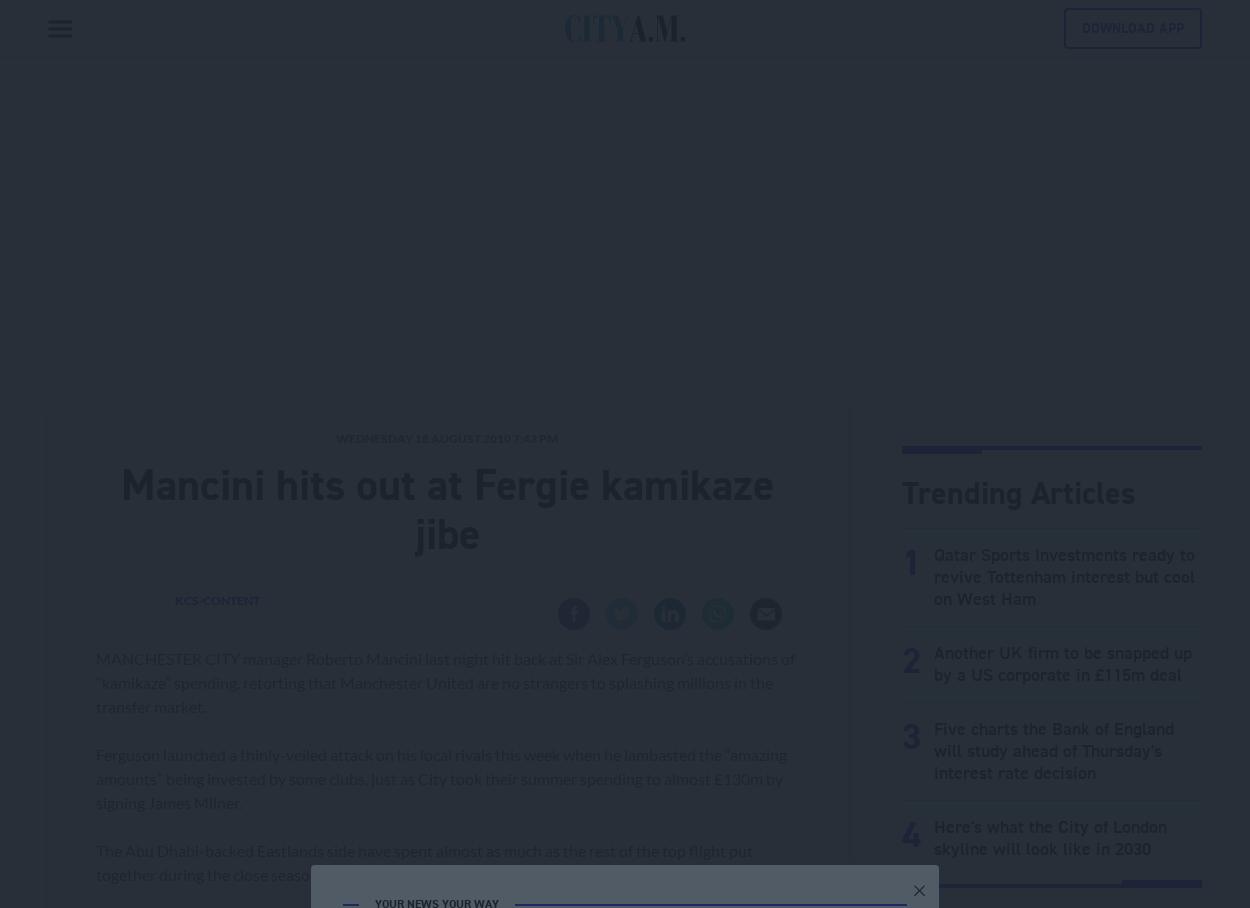 This screenshot has height=908, width=1250. Describe the element at coordinates (445, 509) in the screenshot. I see `'Mancini hits out at Fergie kamikaze jibe'` at that location.